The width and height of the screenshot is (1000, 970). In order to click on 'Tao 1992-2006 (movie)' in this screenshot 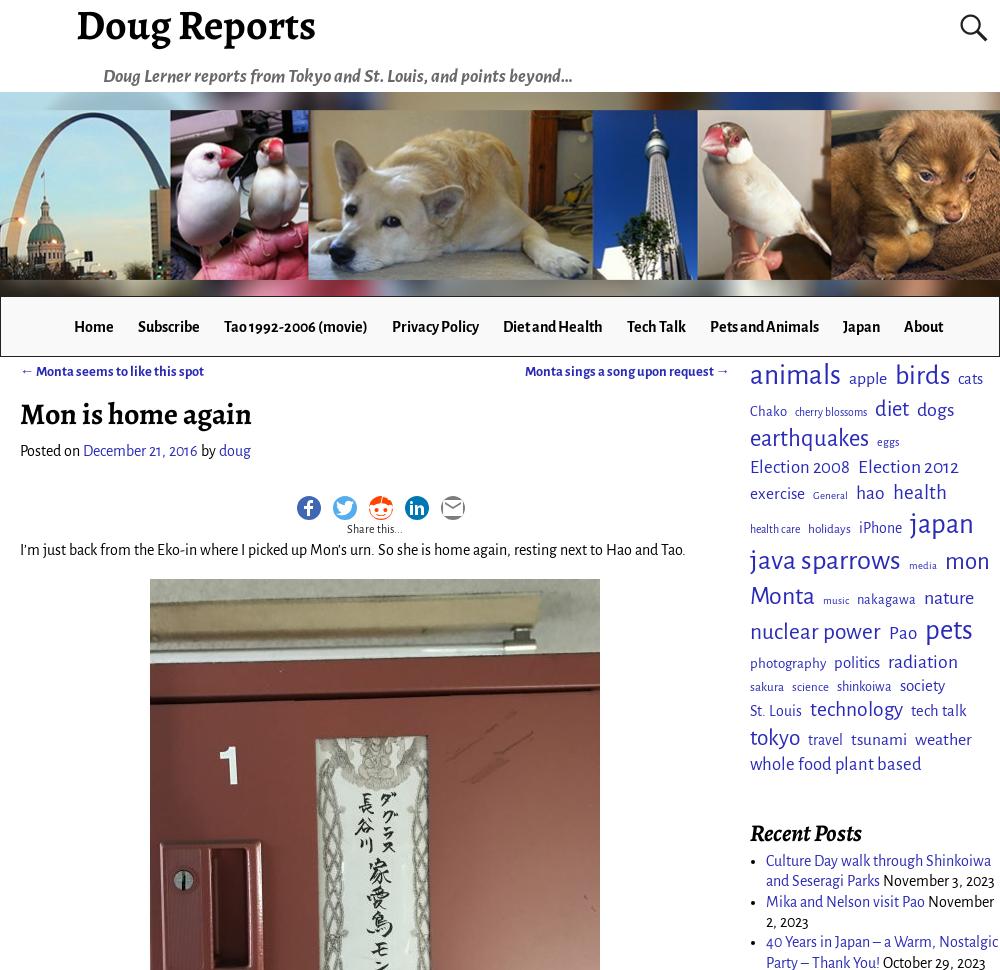, I will do `click(295, 326)`.